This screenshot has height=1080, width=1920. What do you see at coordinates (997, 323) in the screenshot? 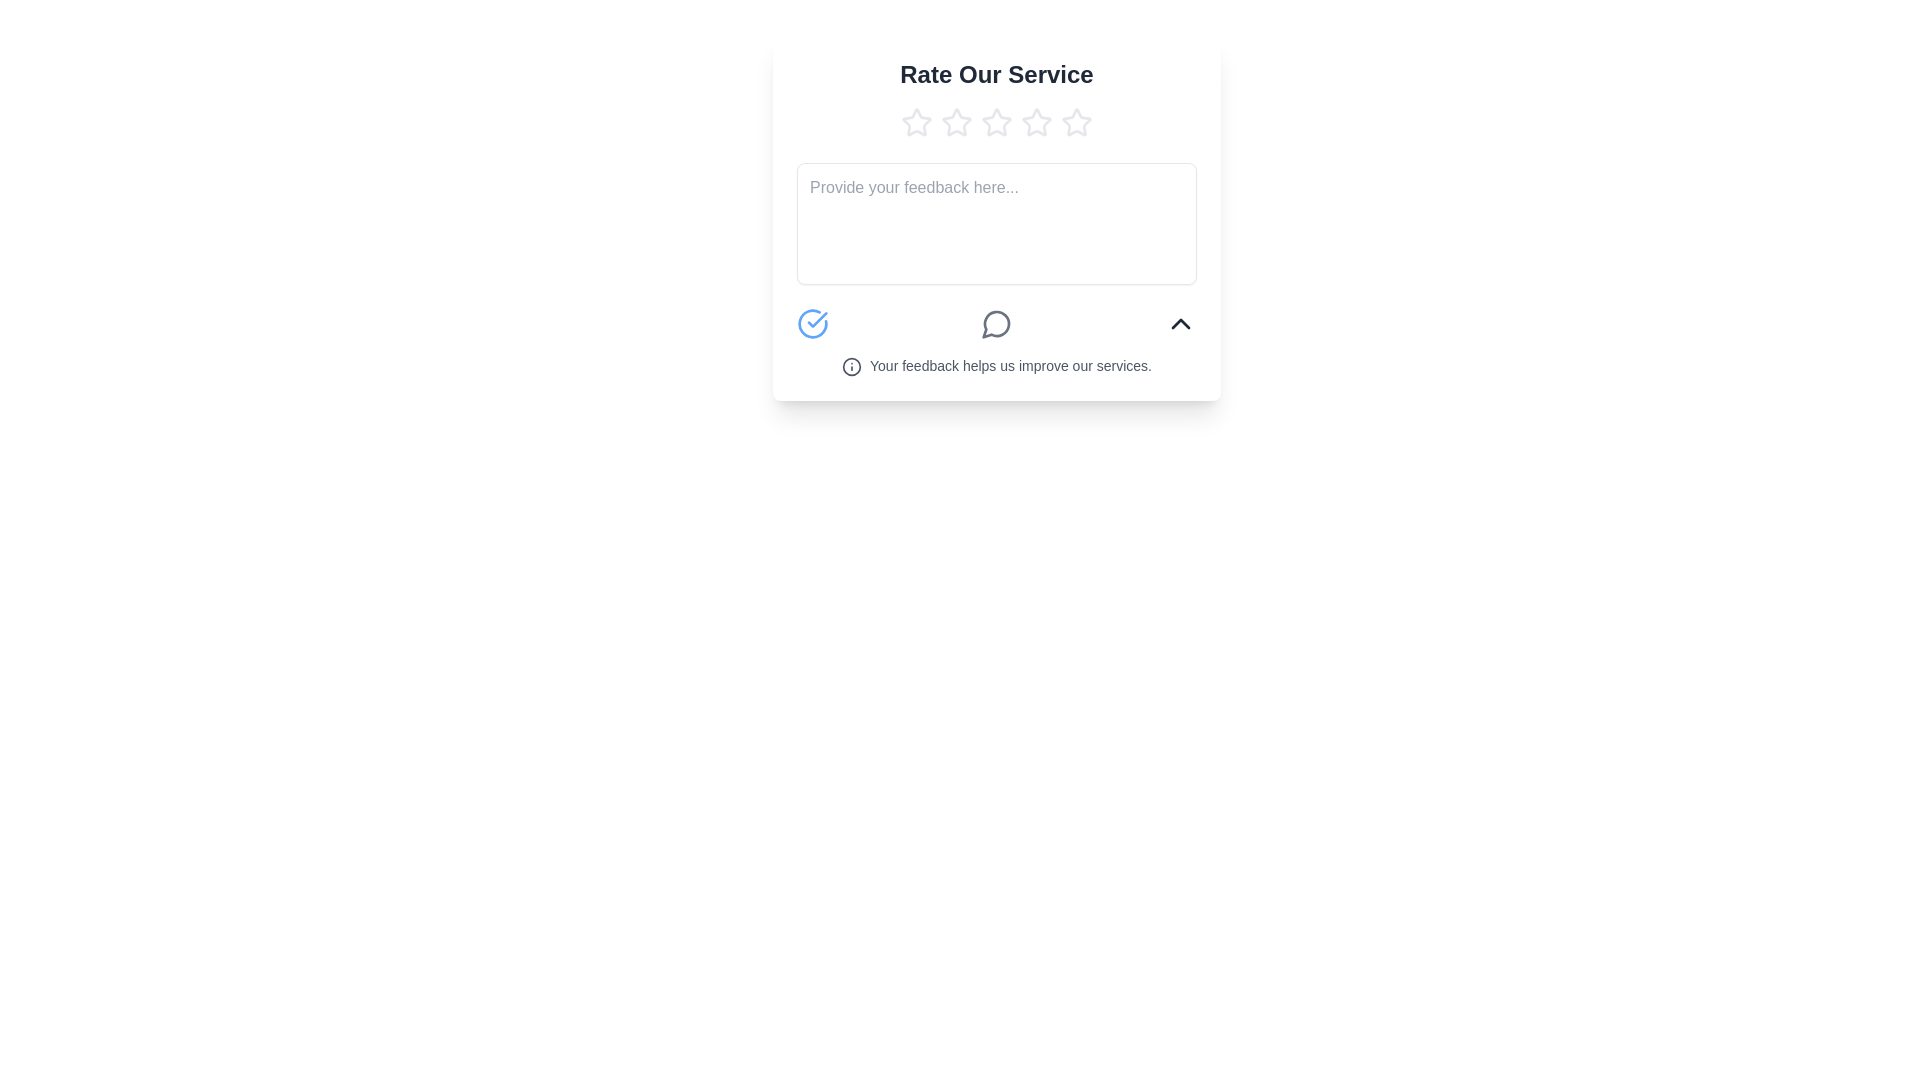
I see `the speech bubble icon, which is gray and located in the user feedback interface, positioned between a checkmark icon and a downward arrow icon` at bounding box center [997, 323].